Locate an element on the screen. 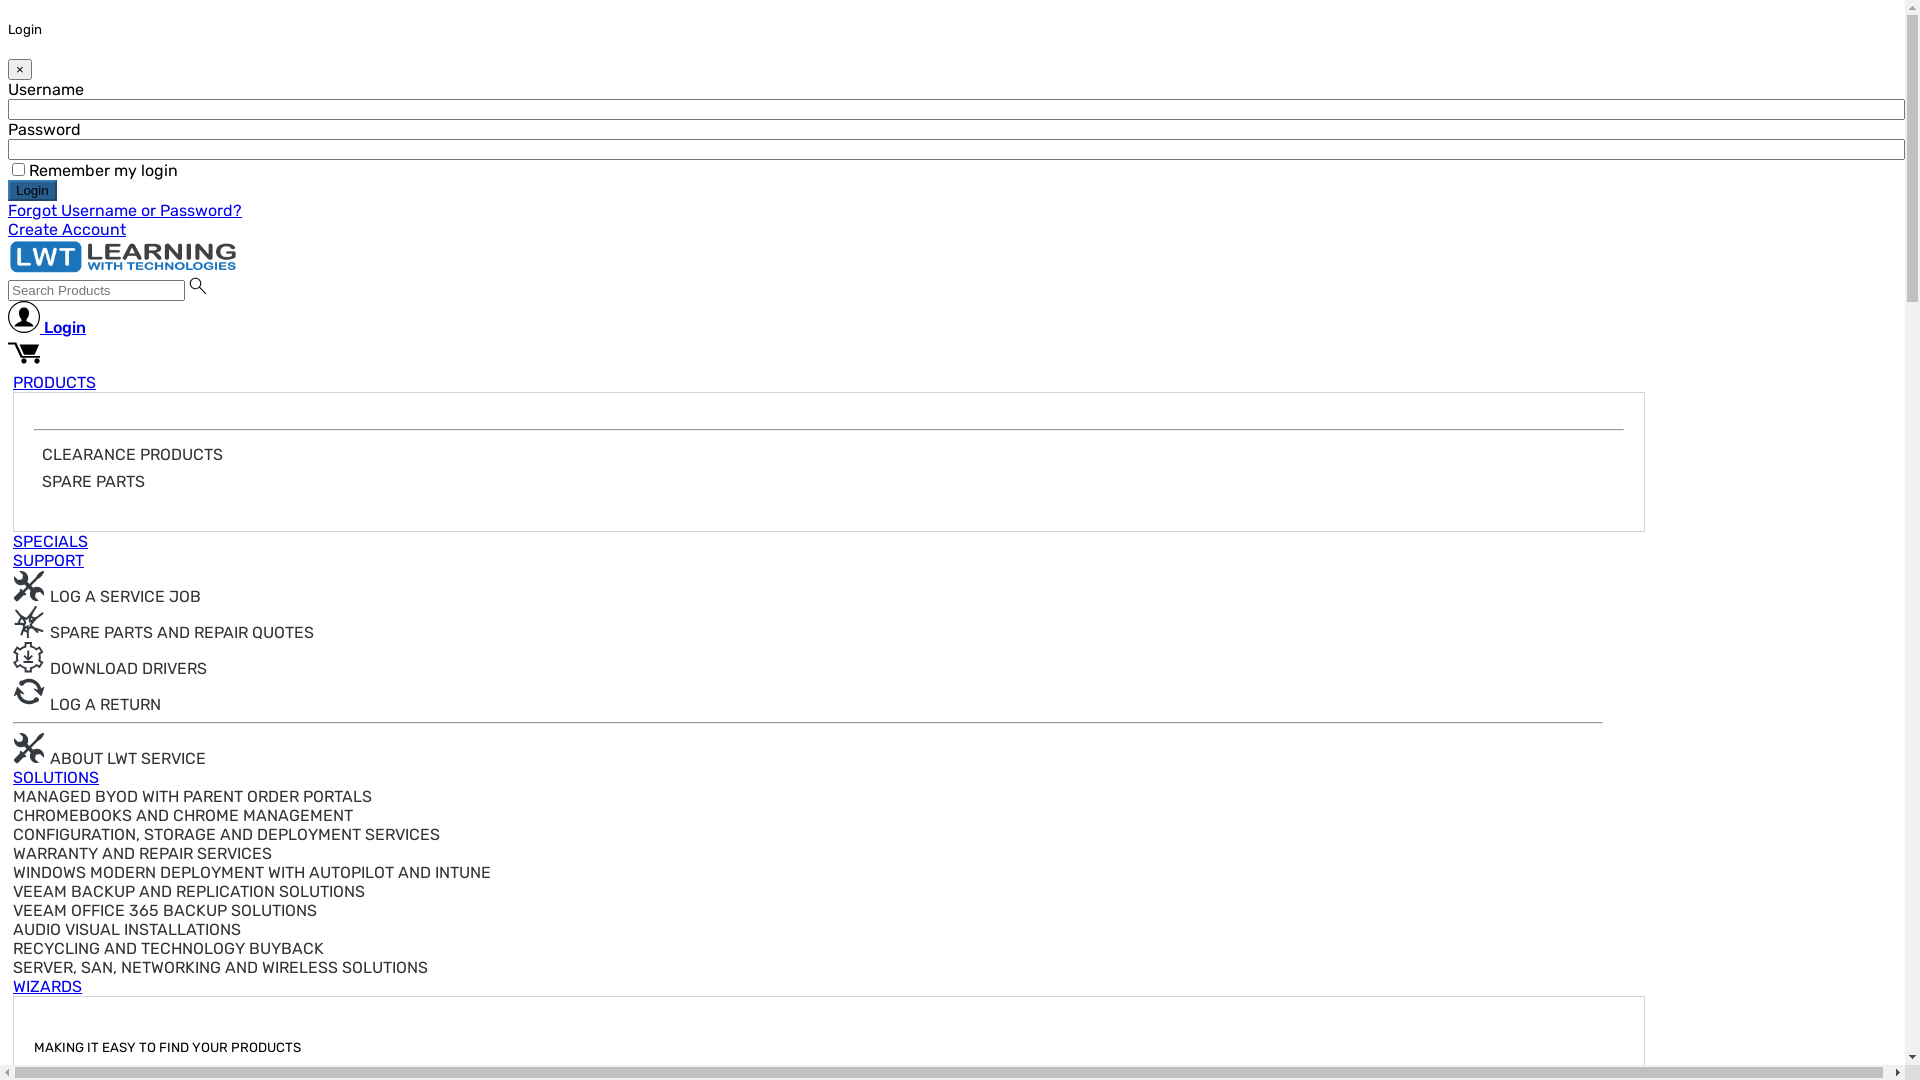 The image size is (1920, 1080). 'Forgot Username or Password?' is located at coordinates (8, 210).